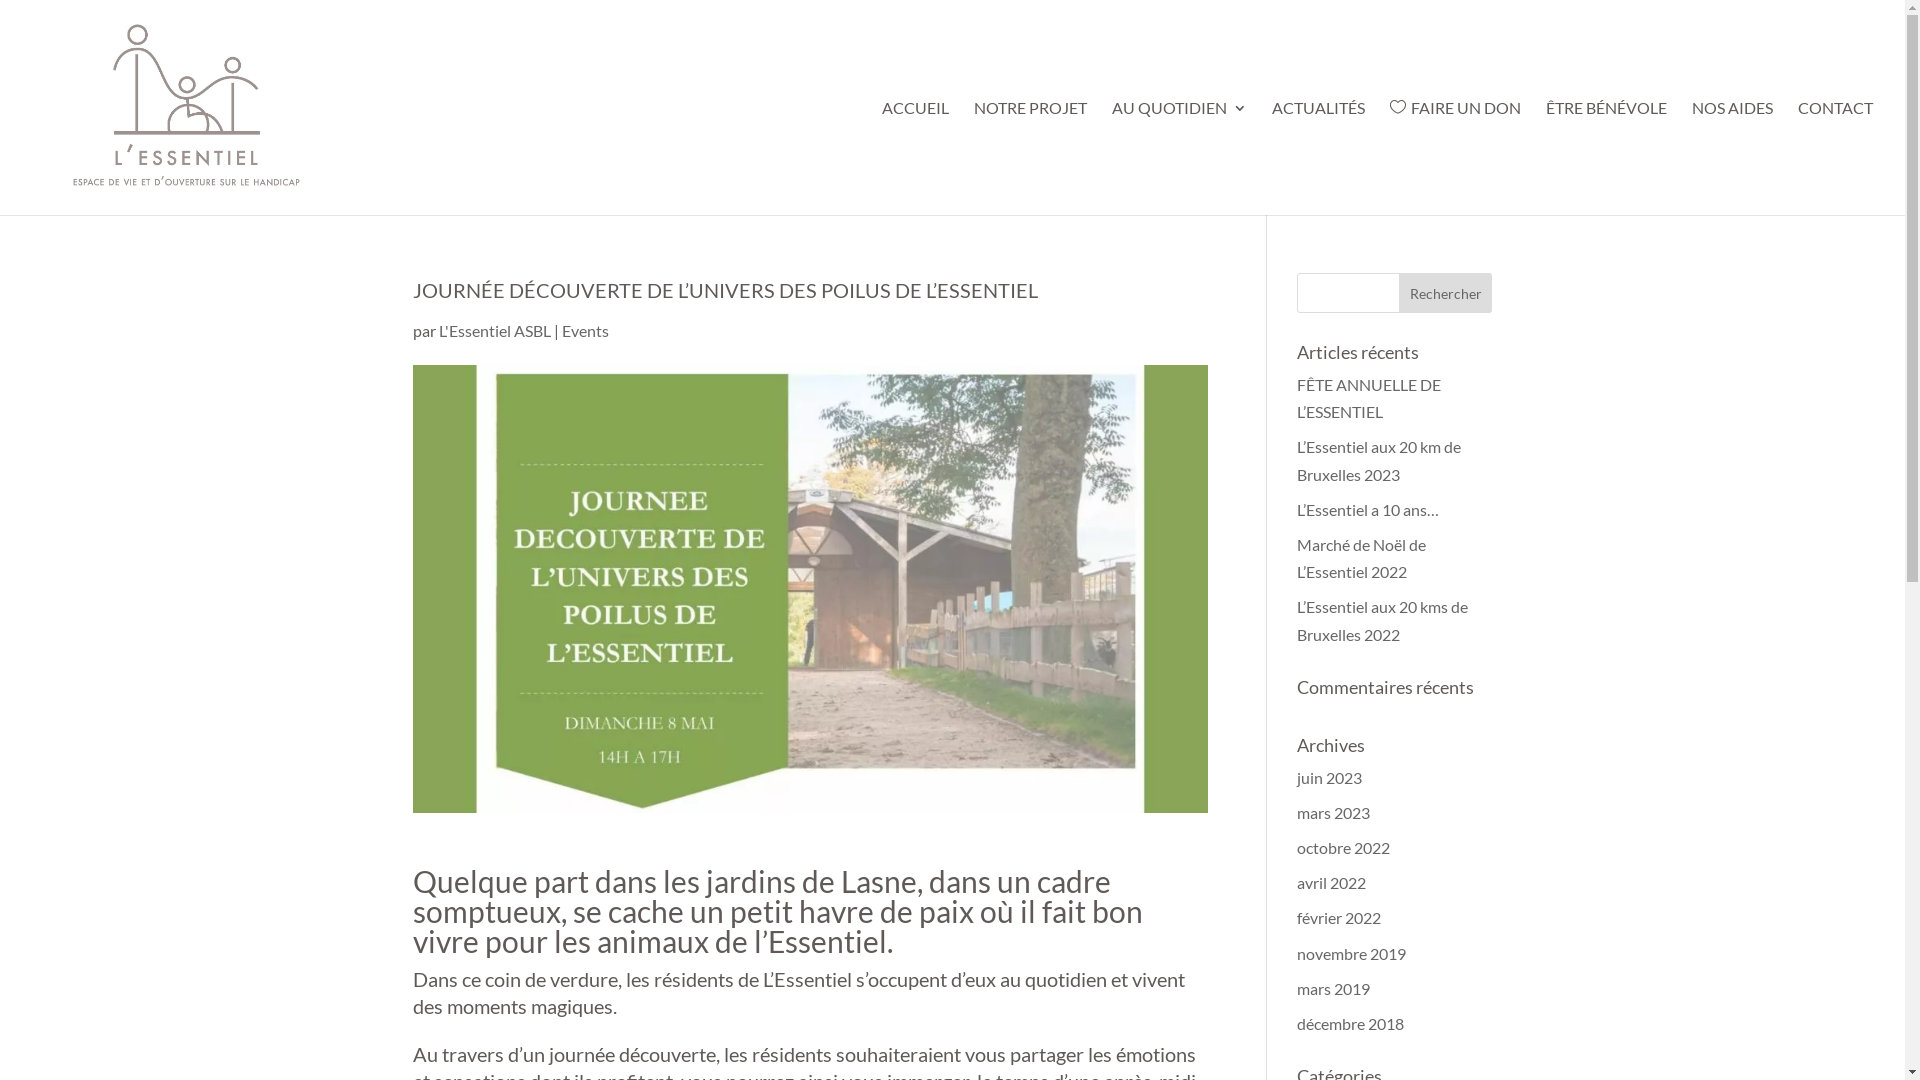  I want to click on 'CONTACT', so click(1798, 157).